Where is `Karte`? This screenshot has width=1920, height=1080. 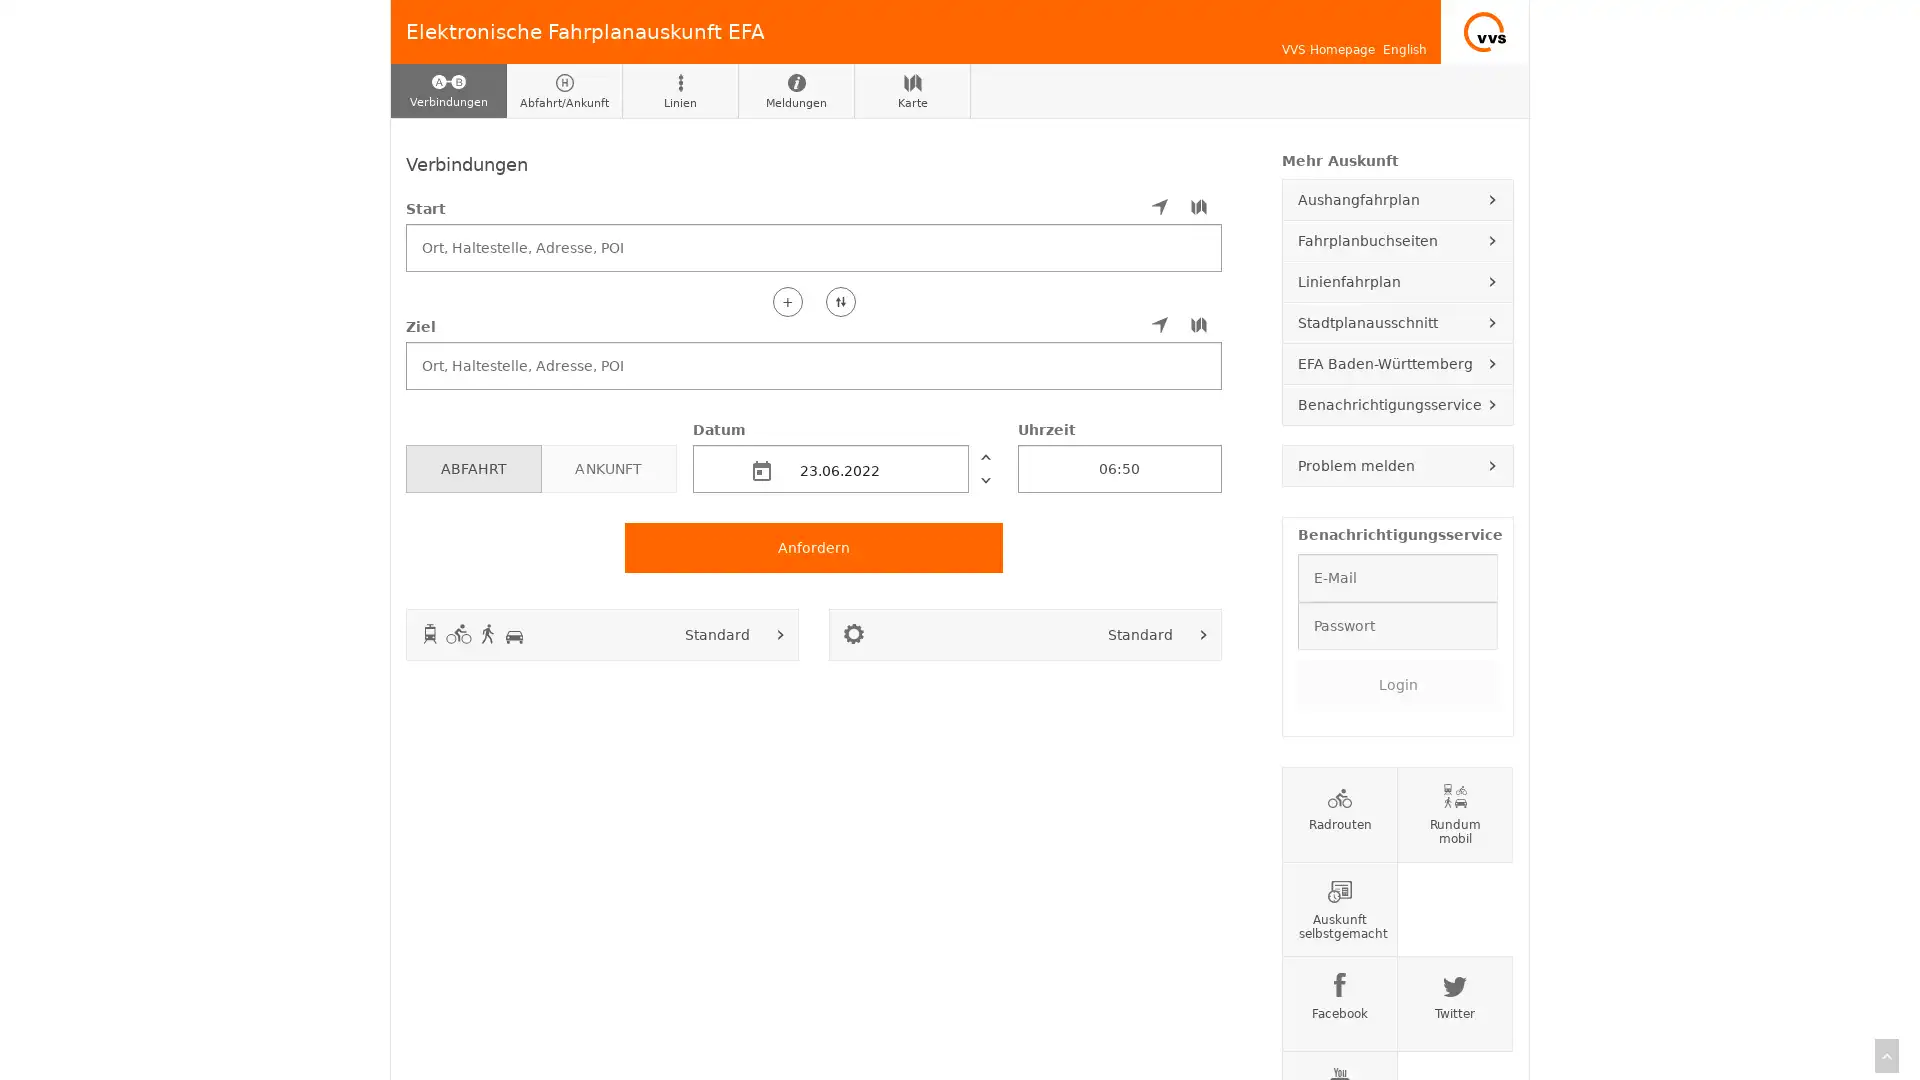
Karte is located at coordinates (911, 91).